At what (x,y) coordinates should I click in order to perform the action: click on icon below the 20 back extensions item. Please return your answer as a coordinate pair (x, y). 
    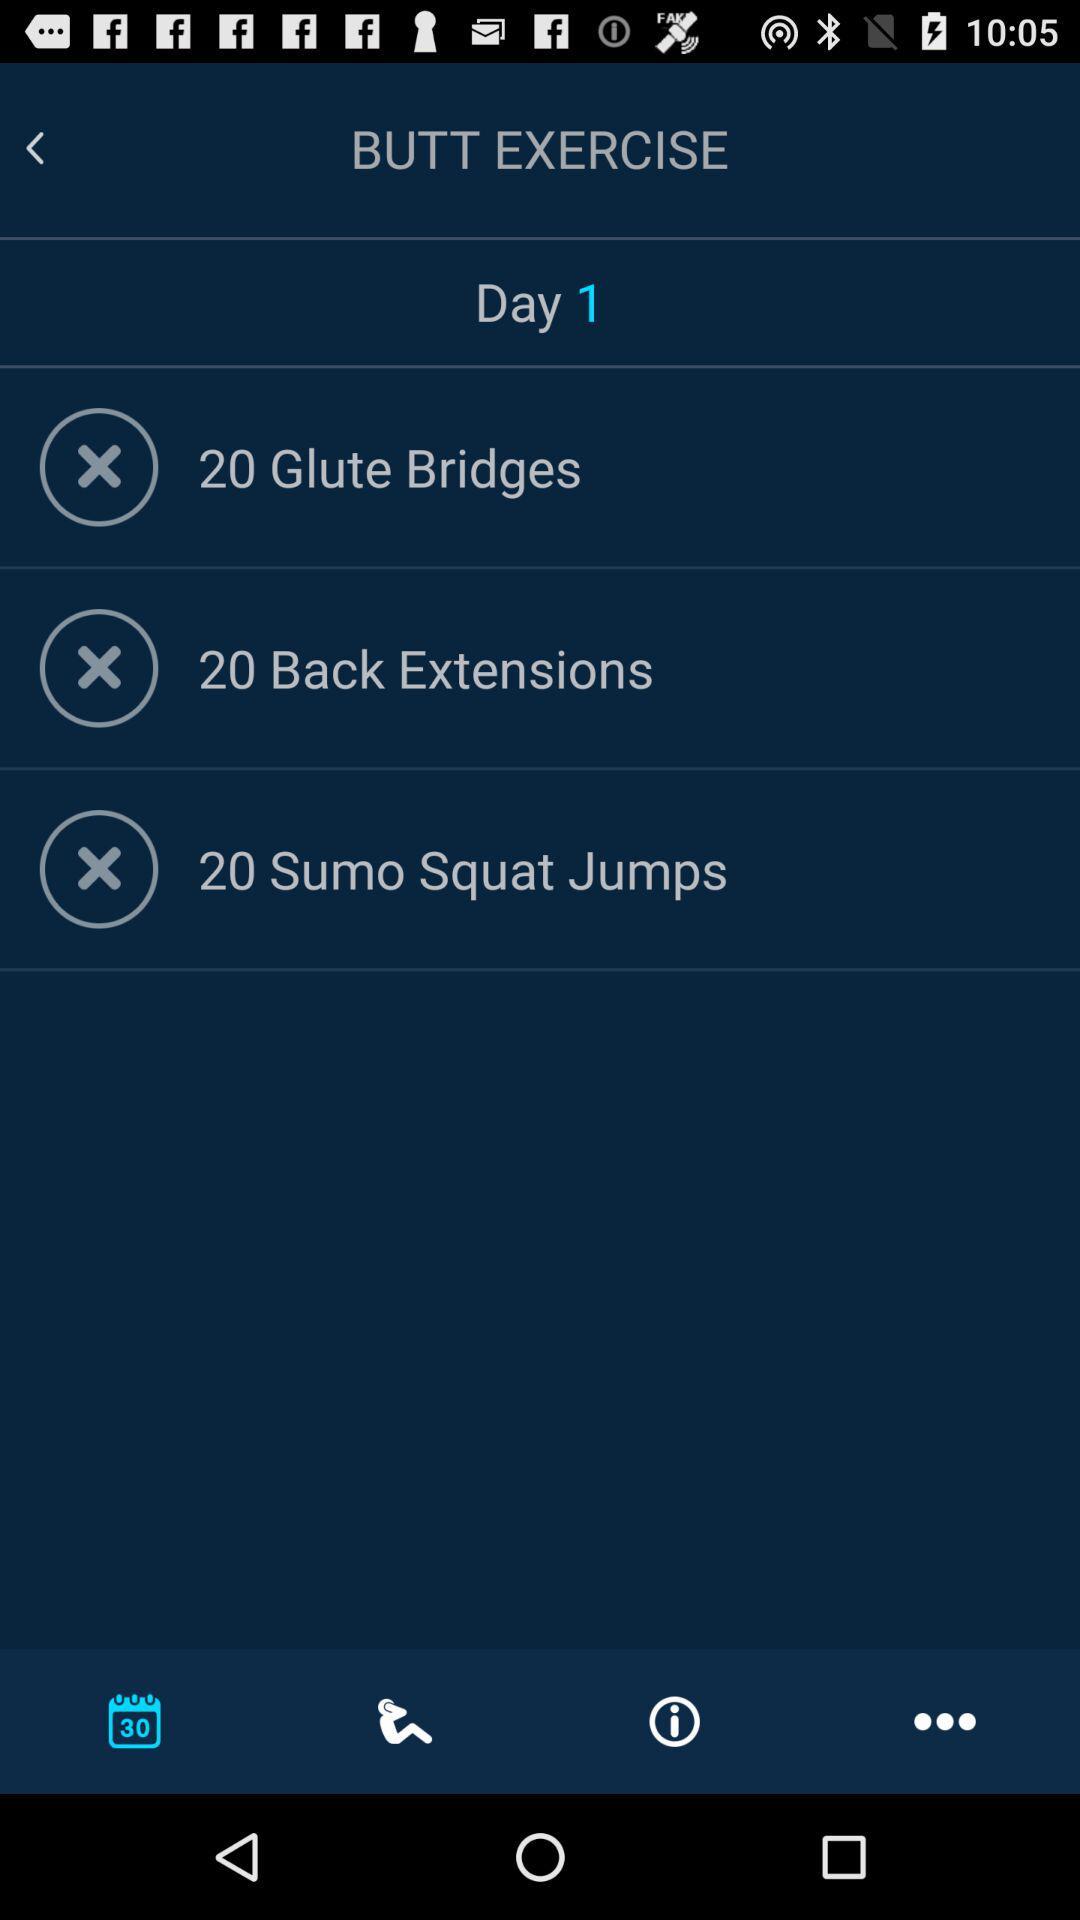
    Looking at the image, I should click on (618, 868).